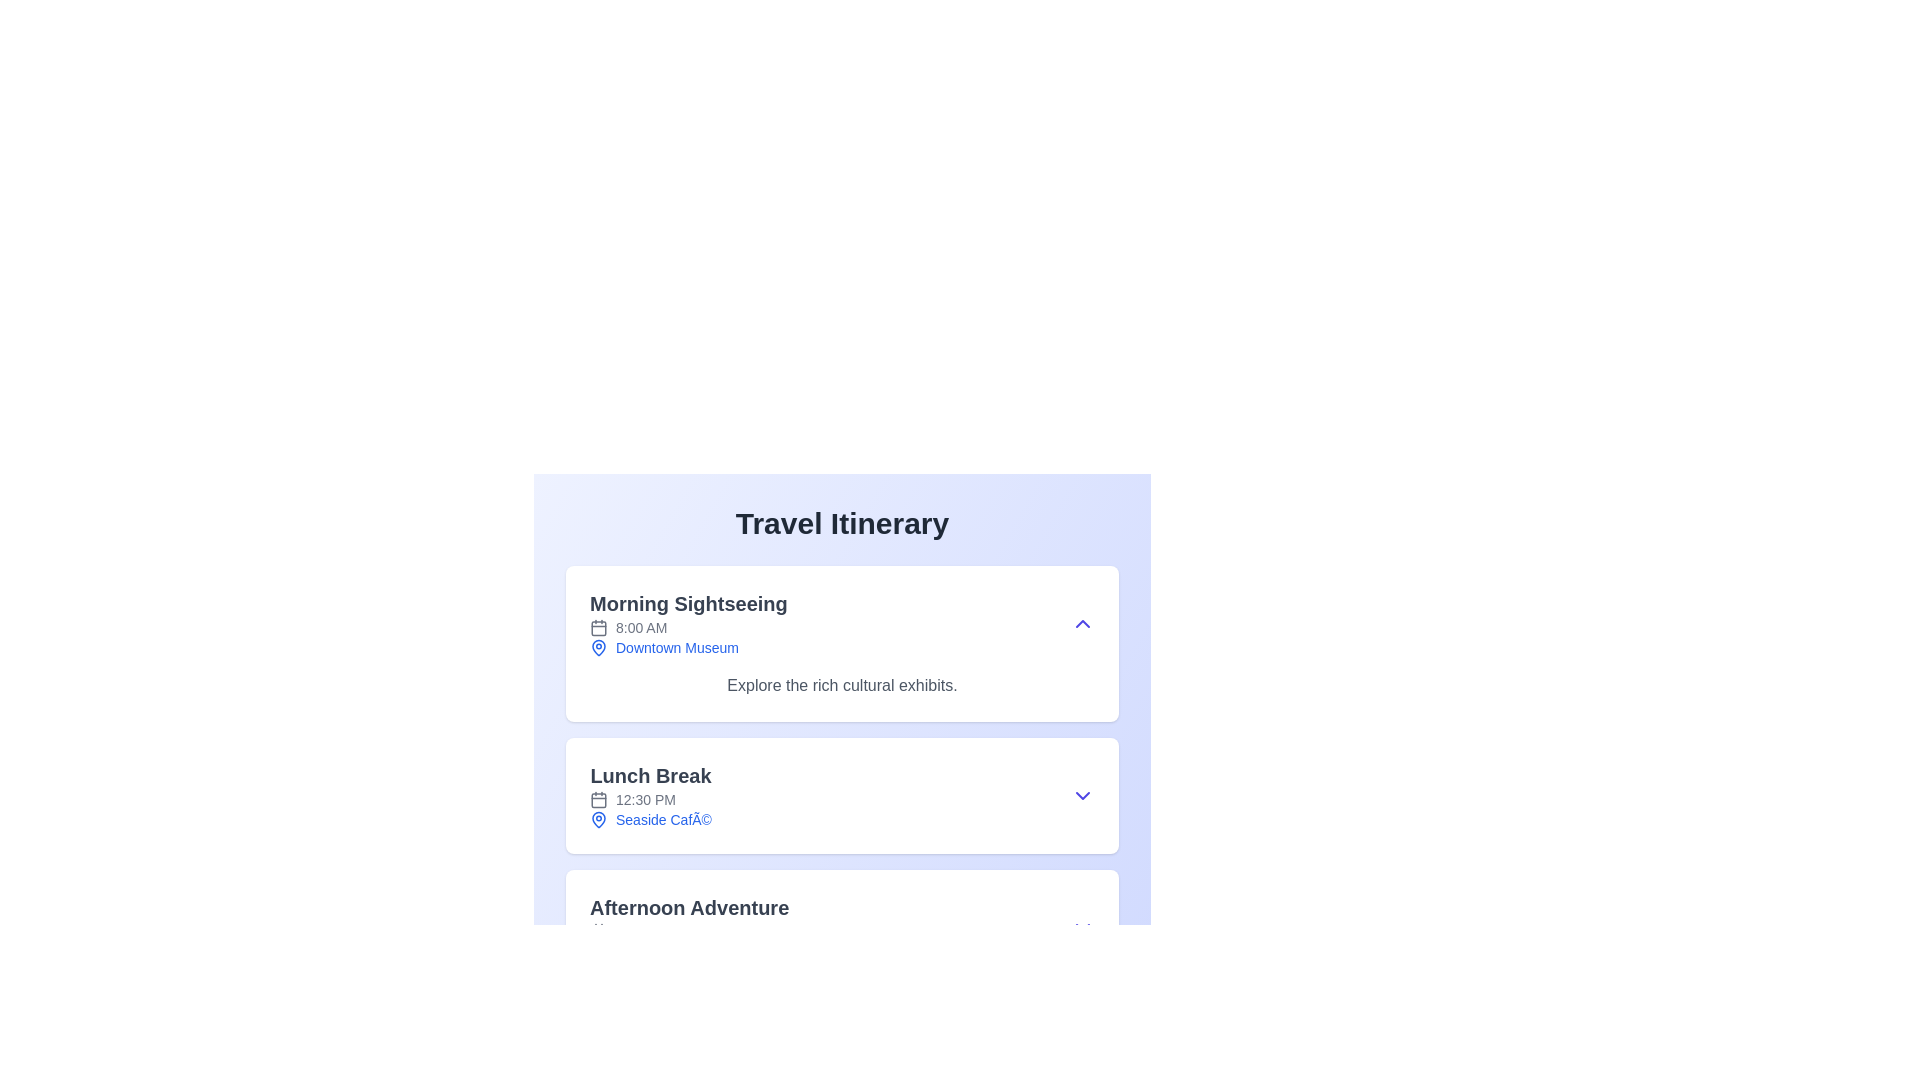 This screenshot has height=1080, width=1920. What do you see at coordinates (688, 623) in the screenshot?
I see `the list item summarizing the activity 'Morning Sightseeing', which includes the time '8:00 AM' and location 'Downtown Museum', positioned at the top of the itinerary list` at bounding box center [688, 623].